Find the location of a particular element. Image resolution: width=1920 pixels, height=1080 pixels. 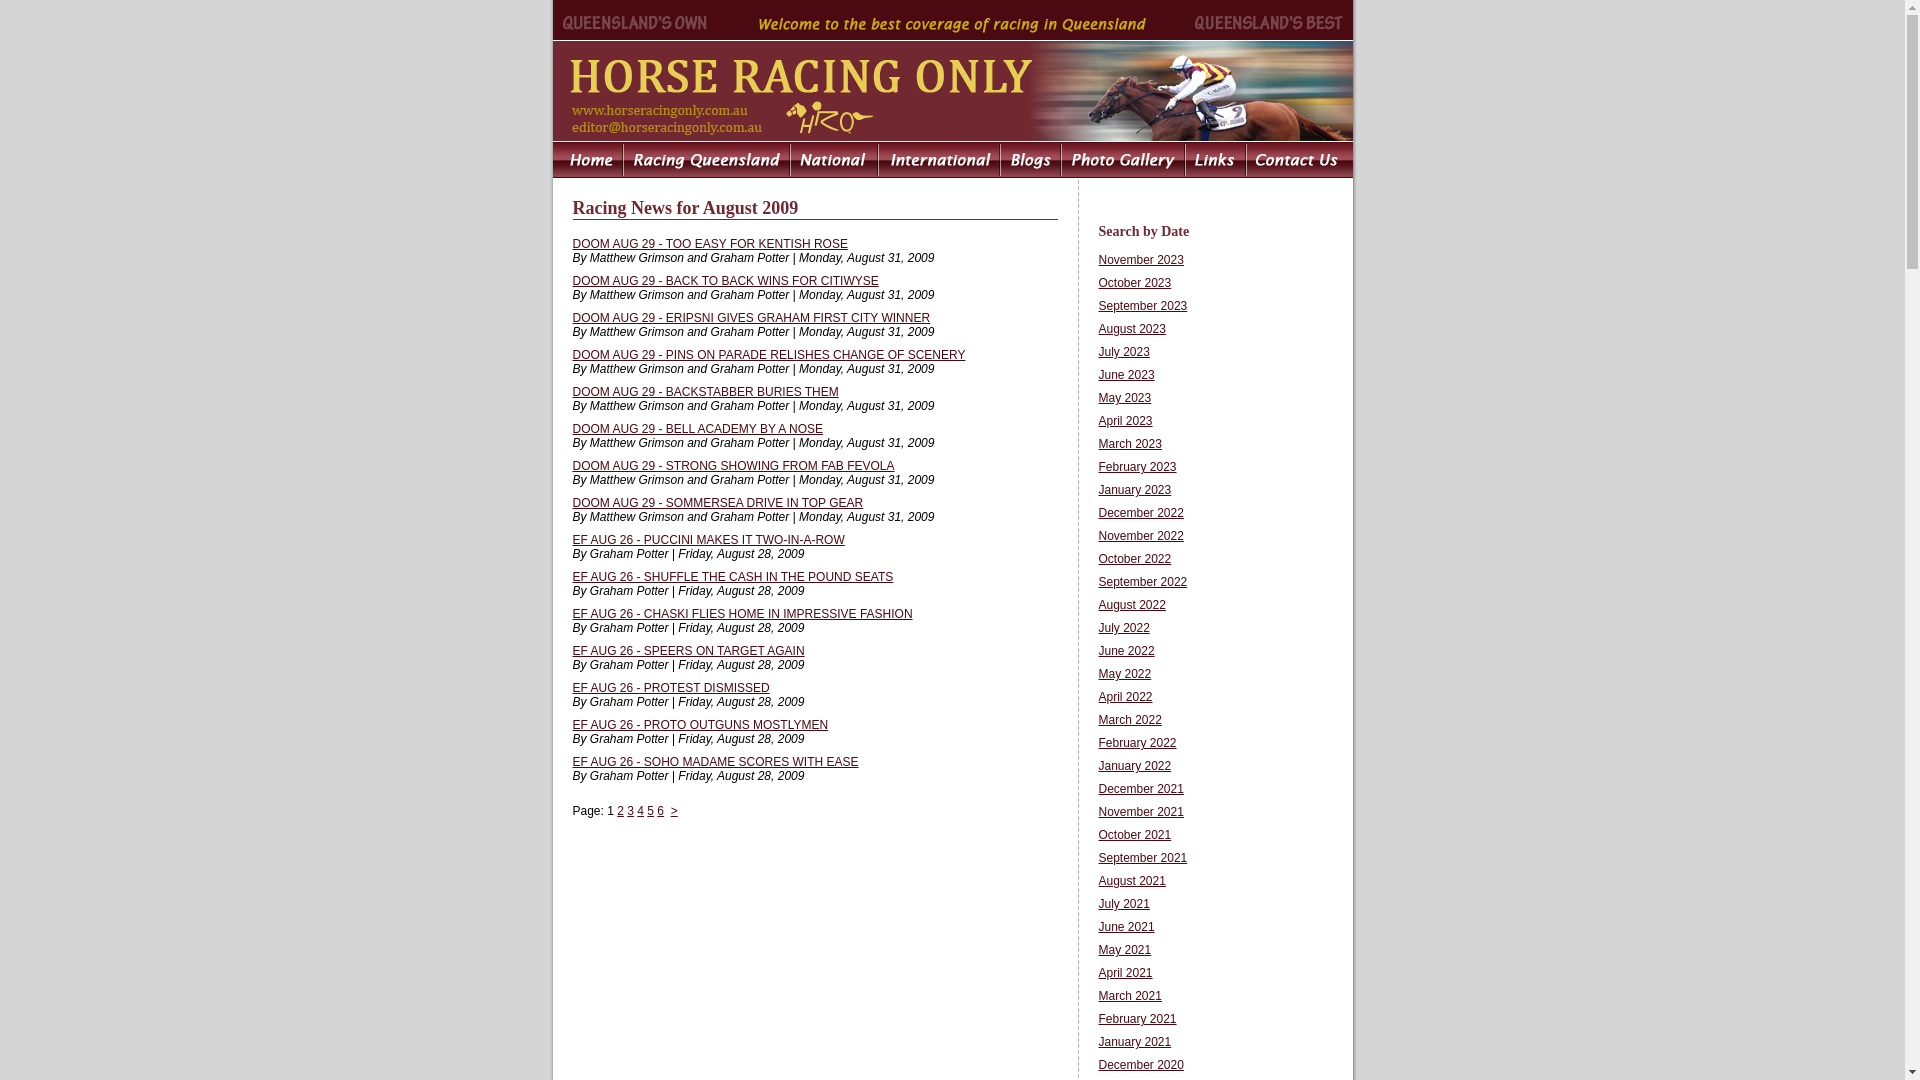

'September 2021' is located at coordinates (1142, 856).